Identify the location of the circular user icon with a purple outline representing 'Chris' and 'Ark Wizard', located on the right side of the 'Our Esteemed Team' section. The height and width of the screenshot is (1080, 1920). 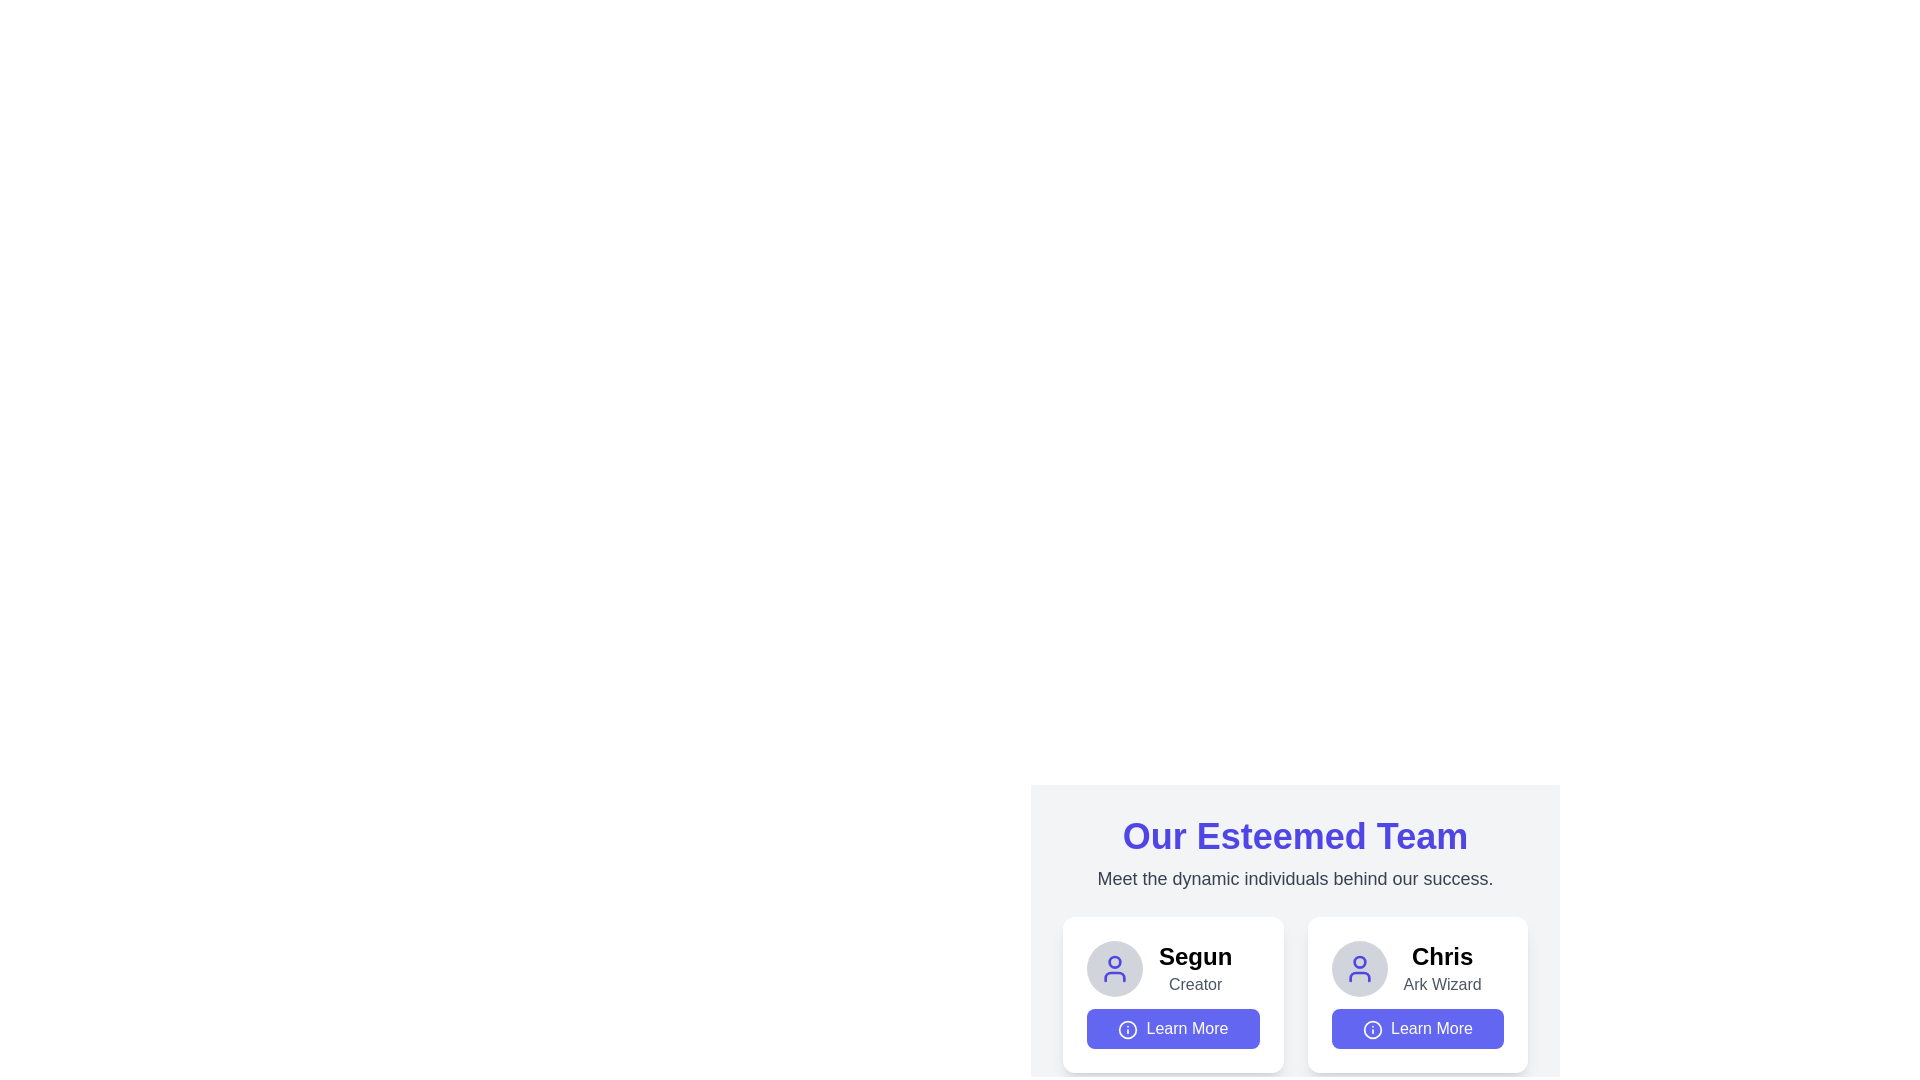
(1359, 967).